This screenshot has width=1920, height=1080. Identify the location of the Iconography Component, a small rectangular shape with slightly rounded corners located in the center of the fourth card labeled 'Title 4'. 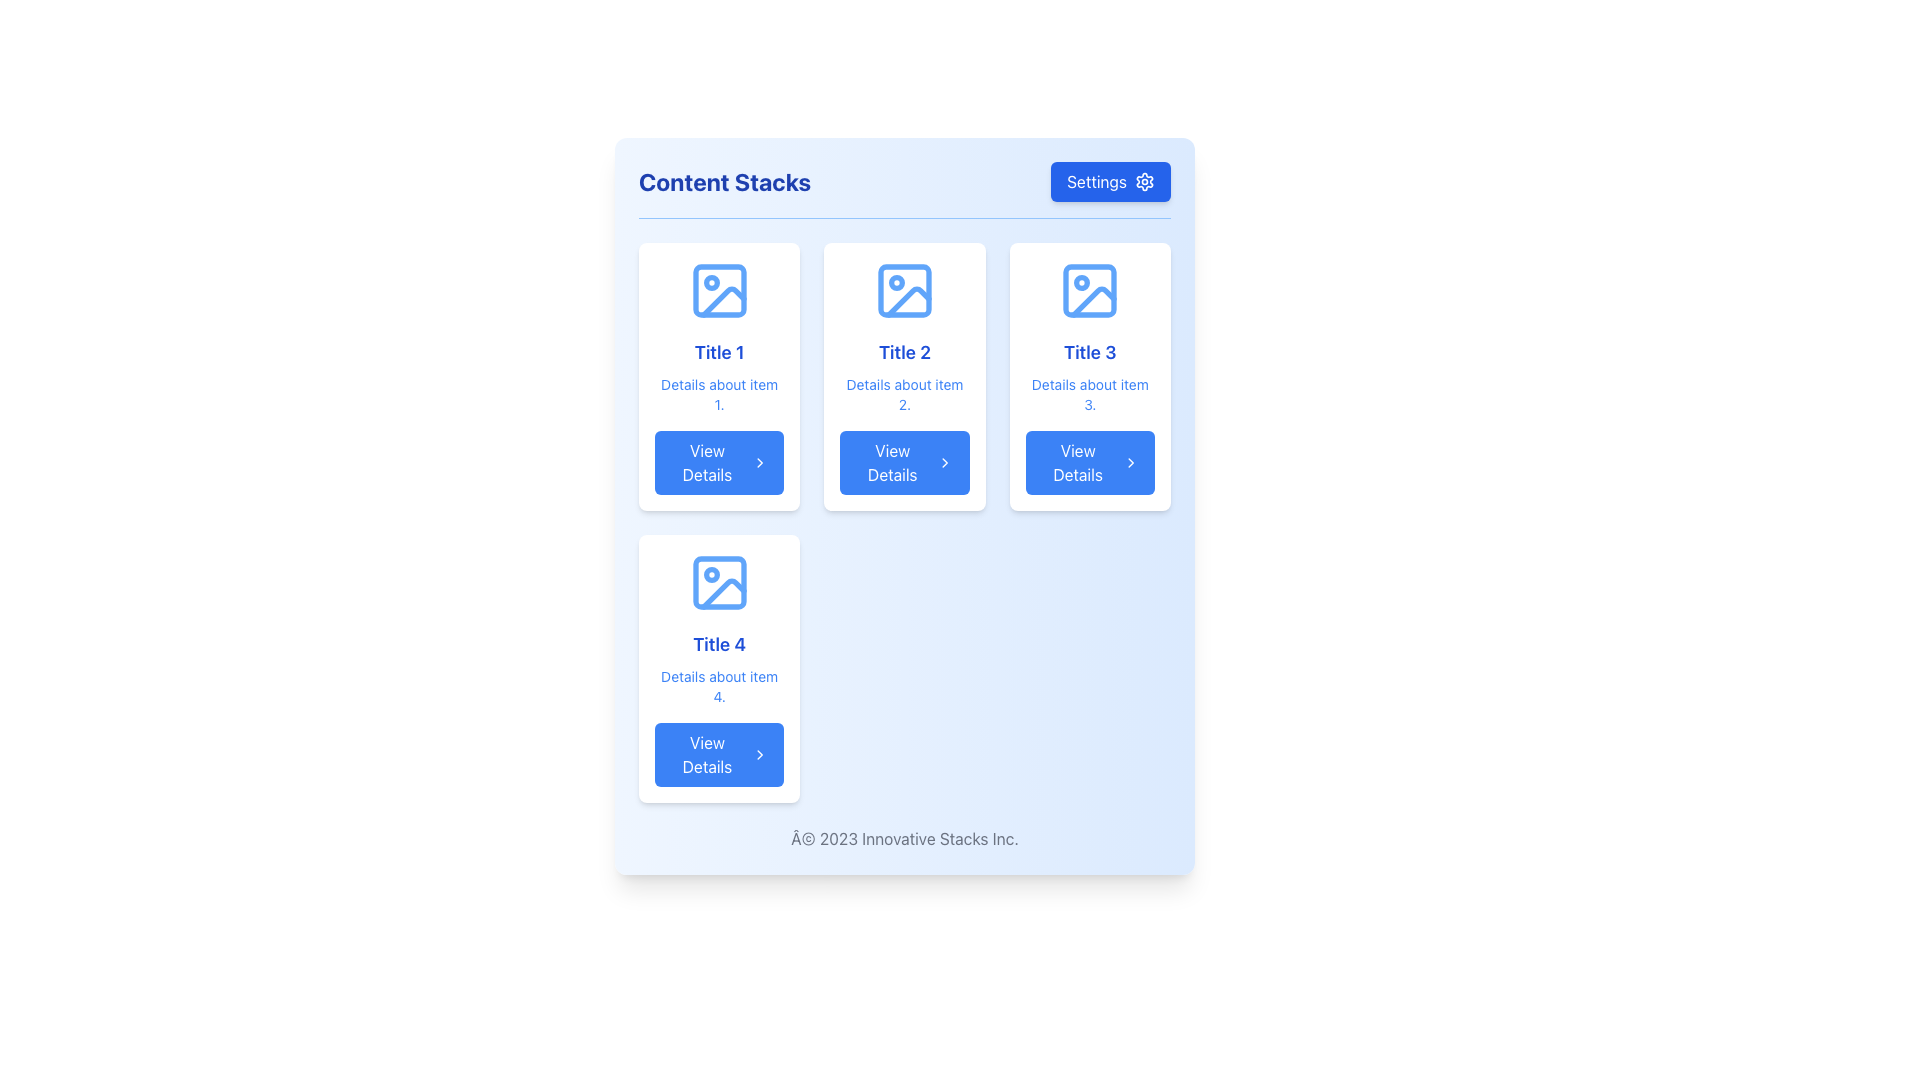
(719, 582).